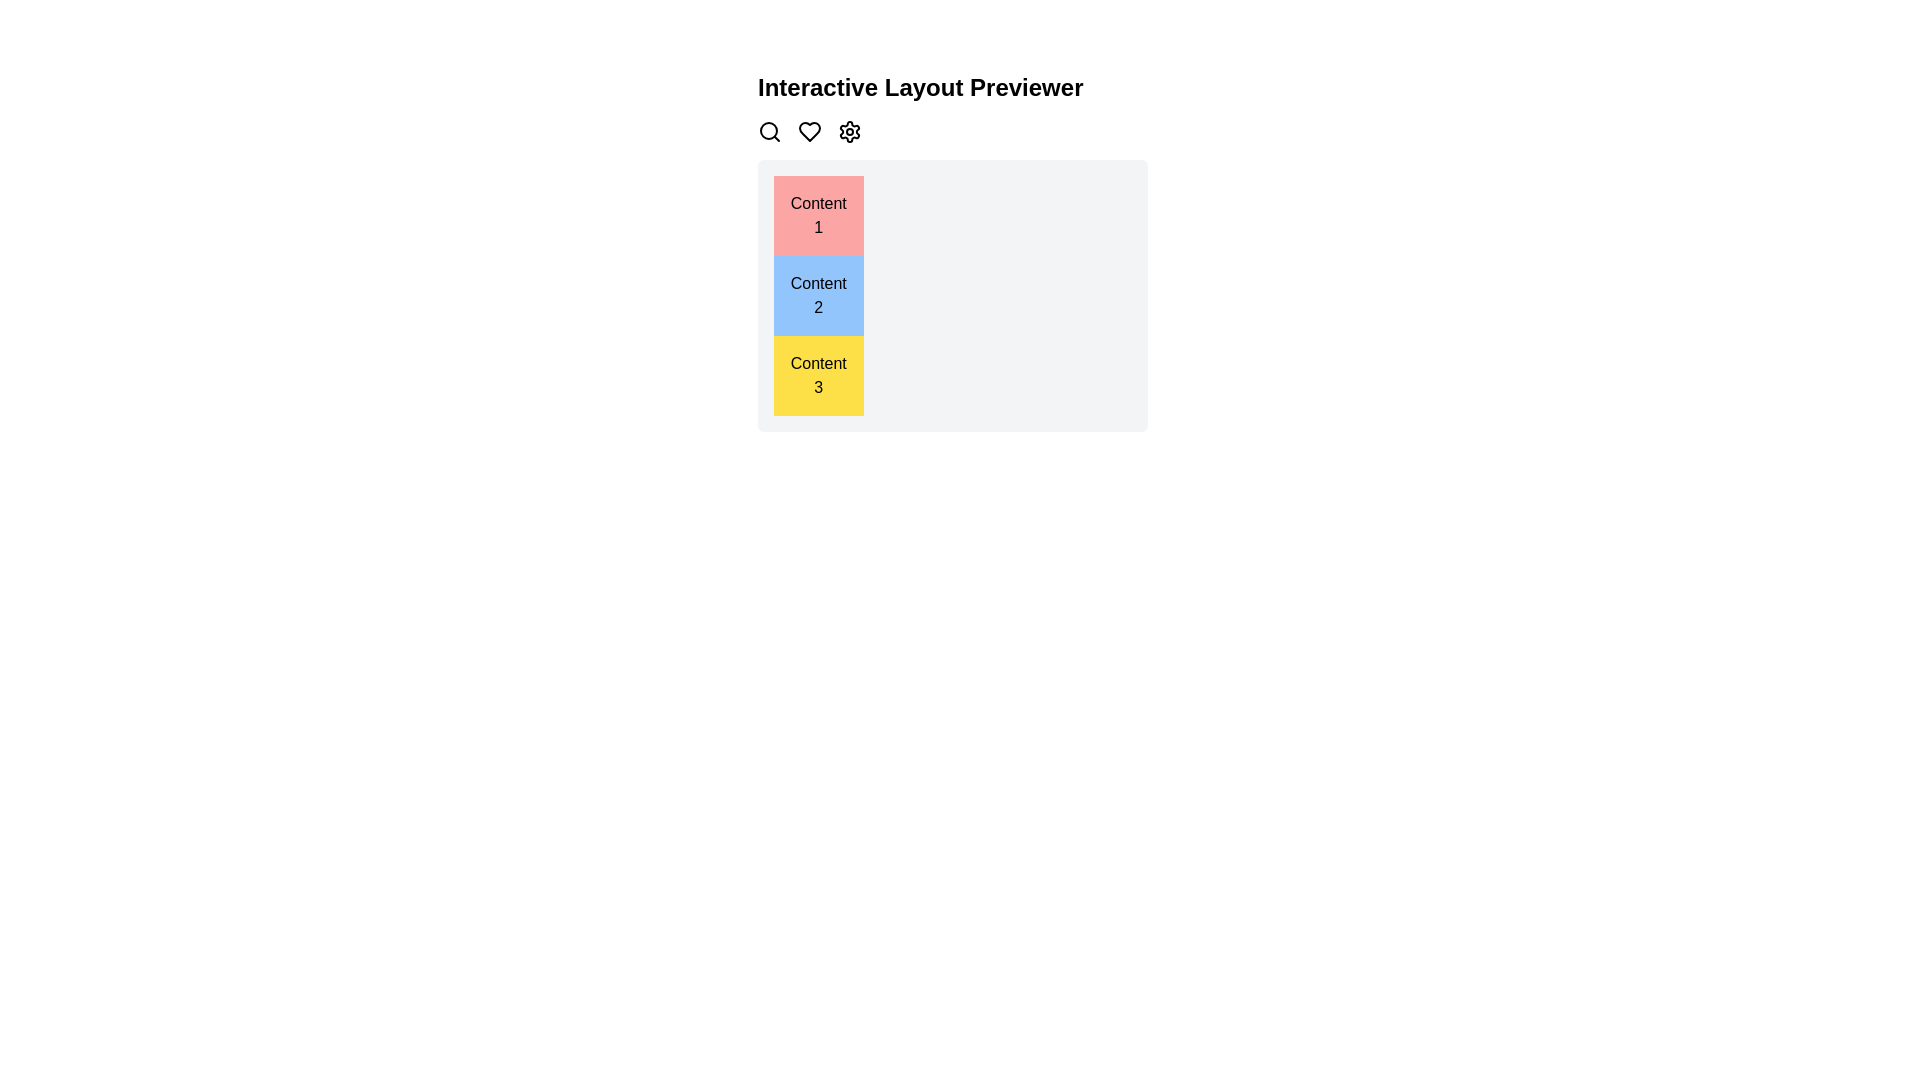  I want to click on the settings button, which is the fourth icon from the left in the horizontal toolbar at the top of the layout, so click(849, 131).